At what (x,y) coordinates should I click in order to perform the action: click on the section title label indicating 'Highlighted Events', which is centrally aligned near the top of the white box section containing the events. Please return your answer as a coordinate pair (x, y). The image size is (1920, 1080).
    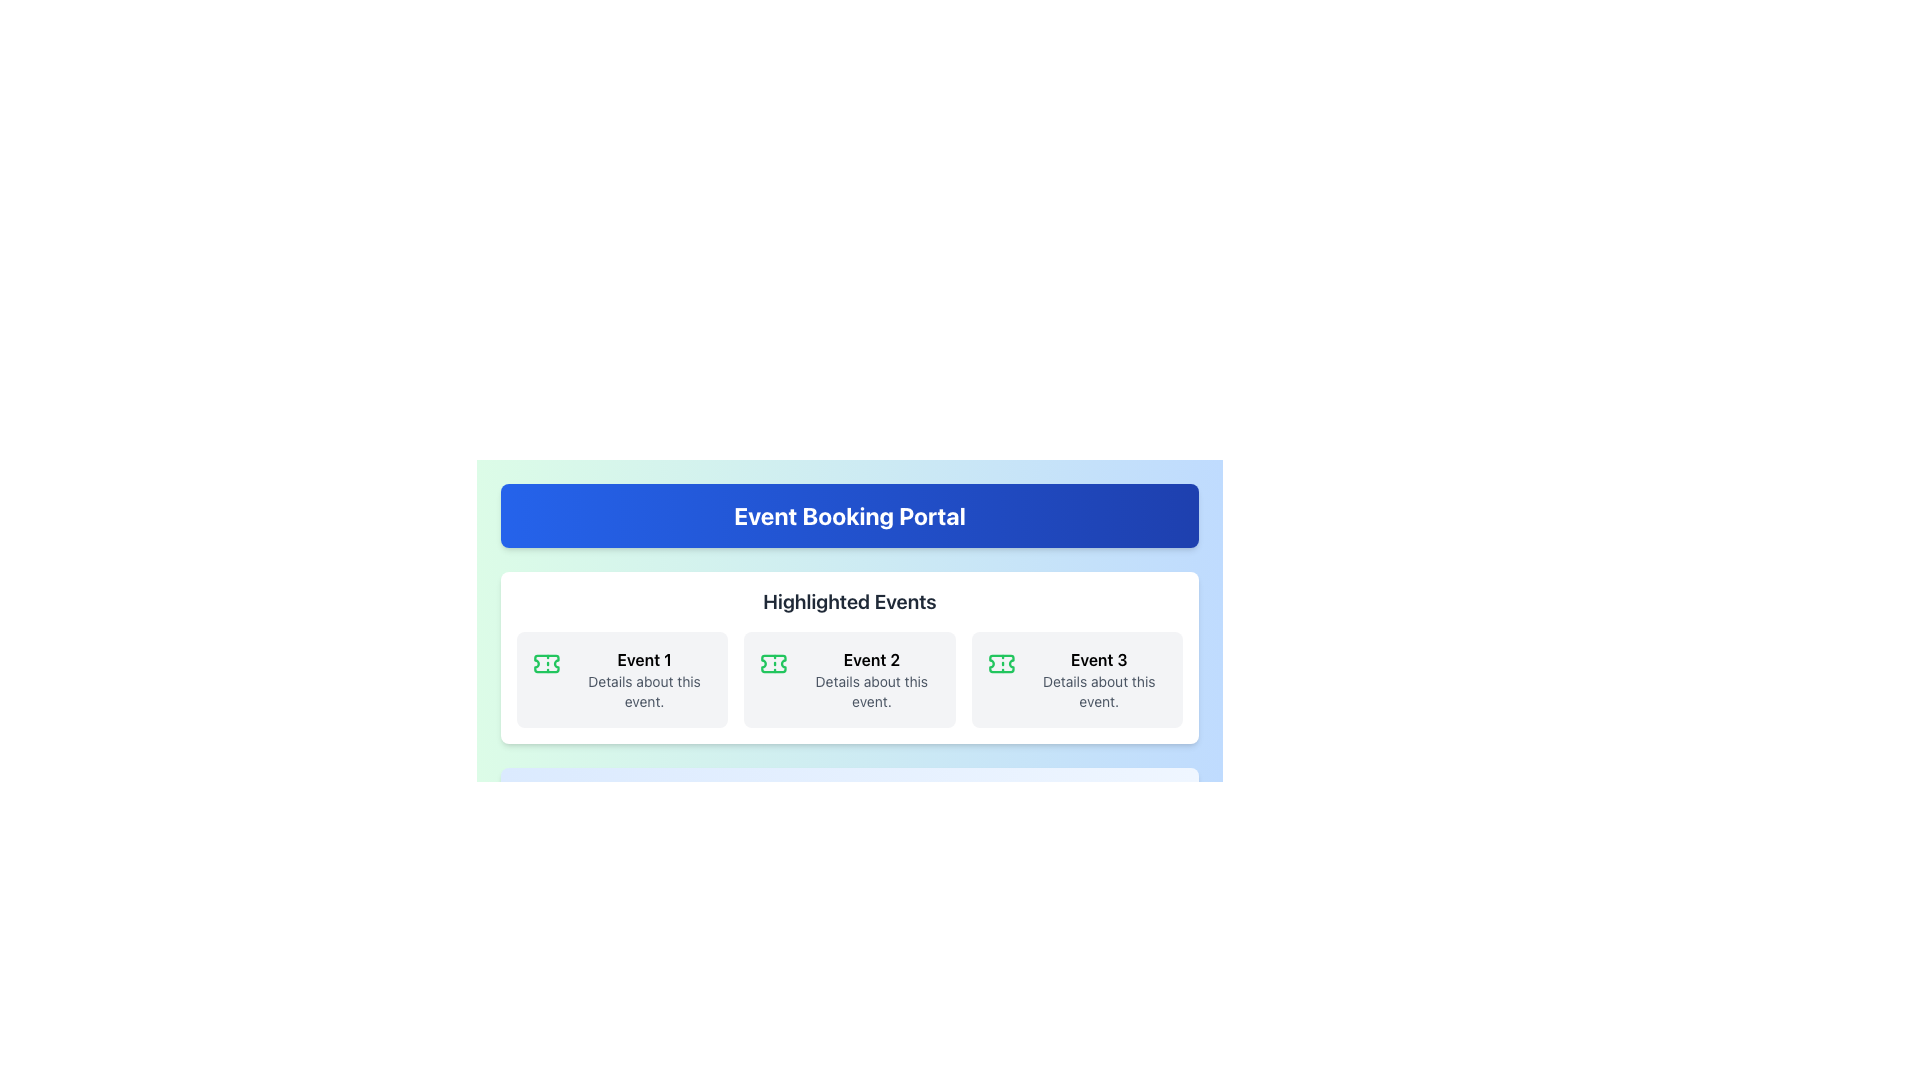
    Looking at the image, I should click on (849, 608).